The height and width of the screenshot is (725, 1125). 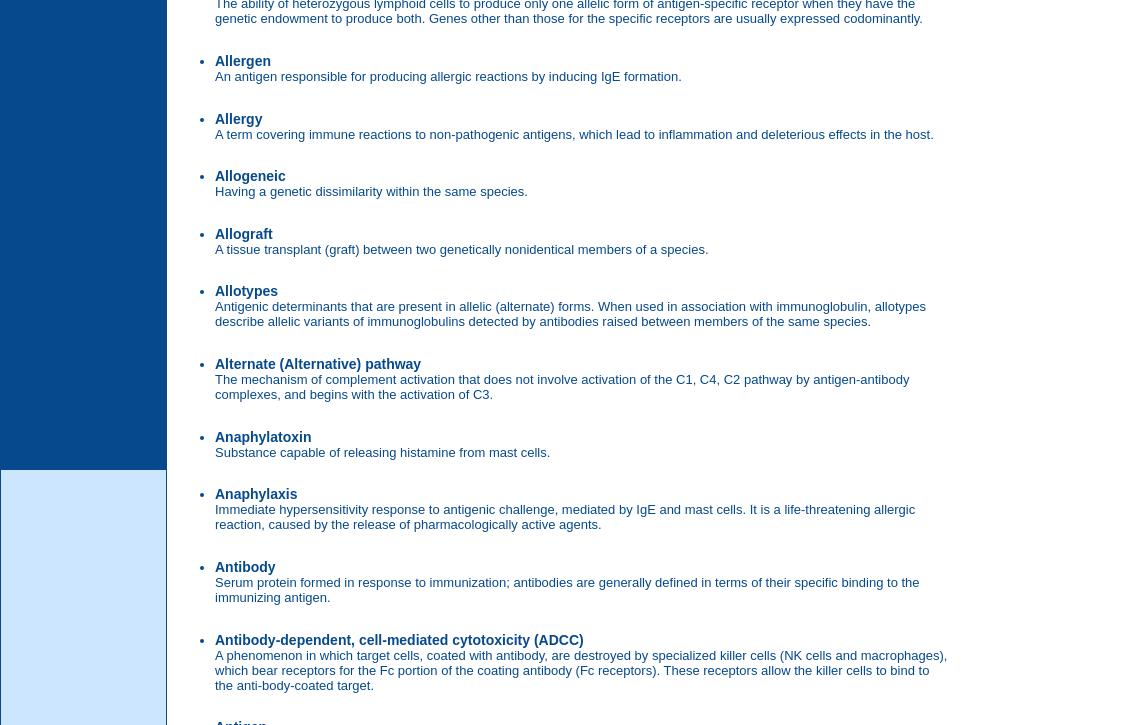 I want to click on 'Allograft', so click(x=214, y=232).